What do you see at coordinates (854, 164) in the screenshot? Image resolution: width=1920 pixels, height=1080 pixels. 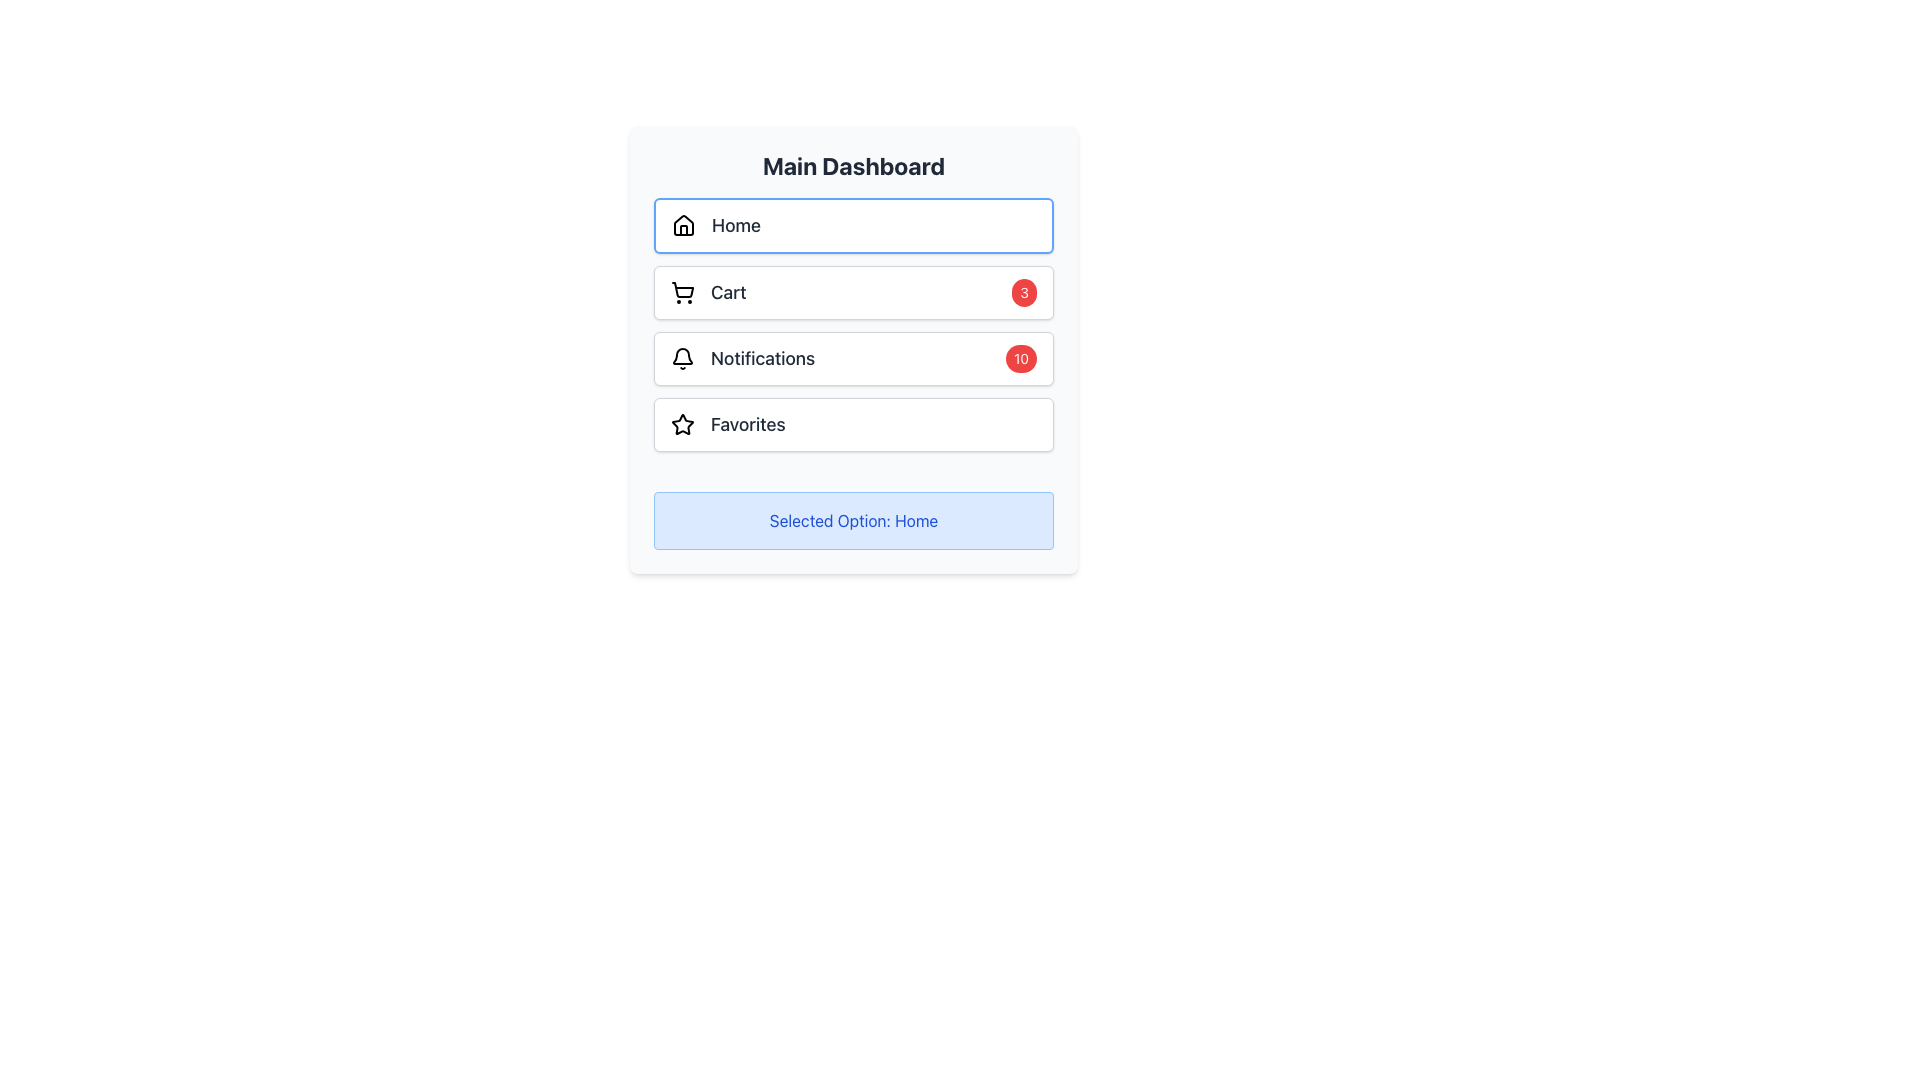 I see `the 'Main Dashboard' text label, which is displayed in a bold, large dark gray font at the top of its section, centered horizontally above the interactive buttons` at bounding box center [854, 164].